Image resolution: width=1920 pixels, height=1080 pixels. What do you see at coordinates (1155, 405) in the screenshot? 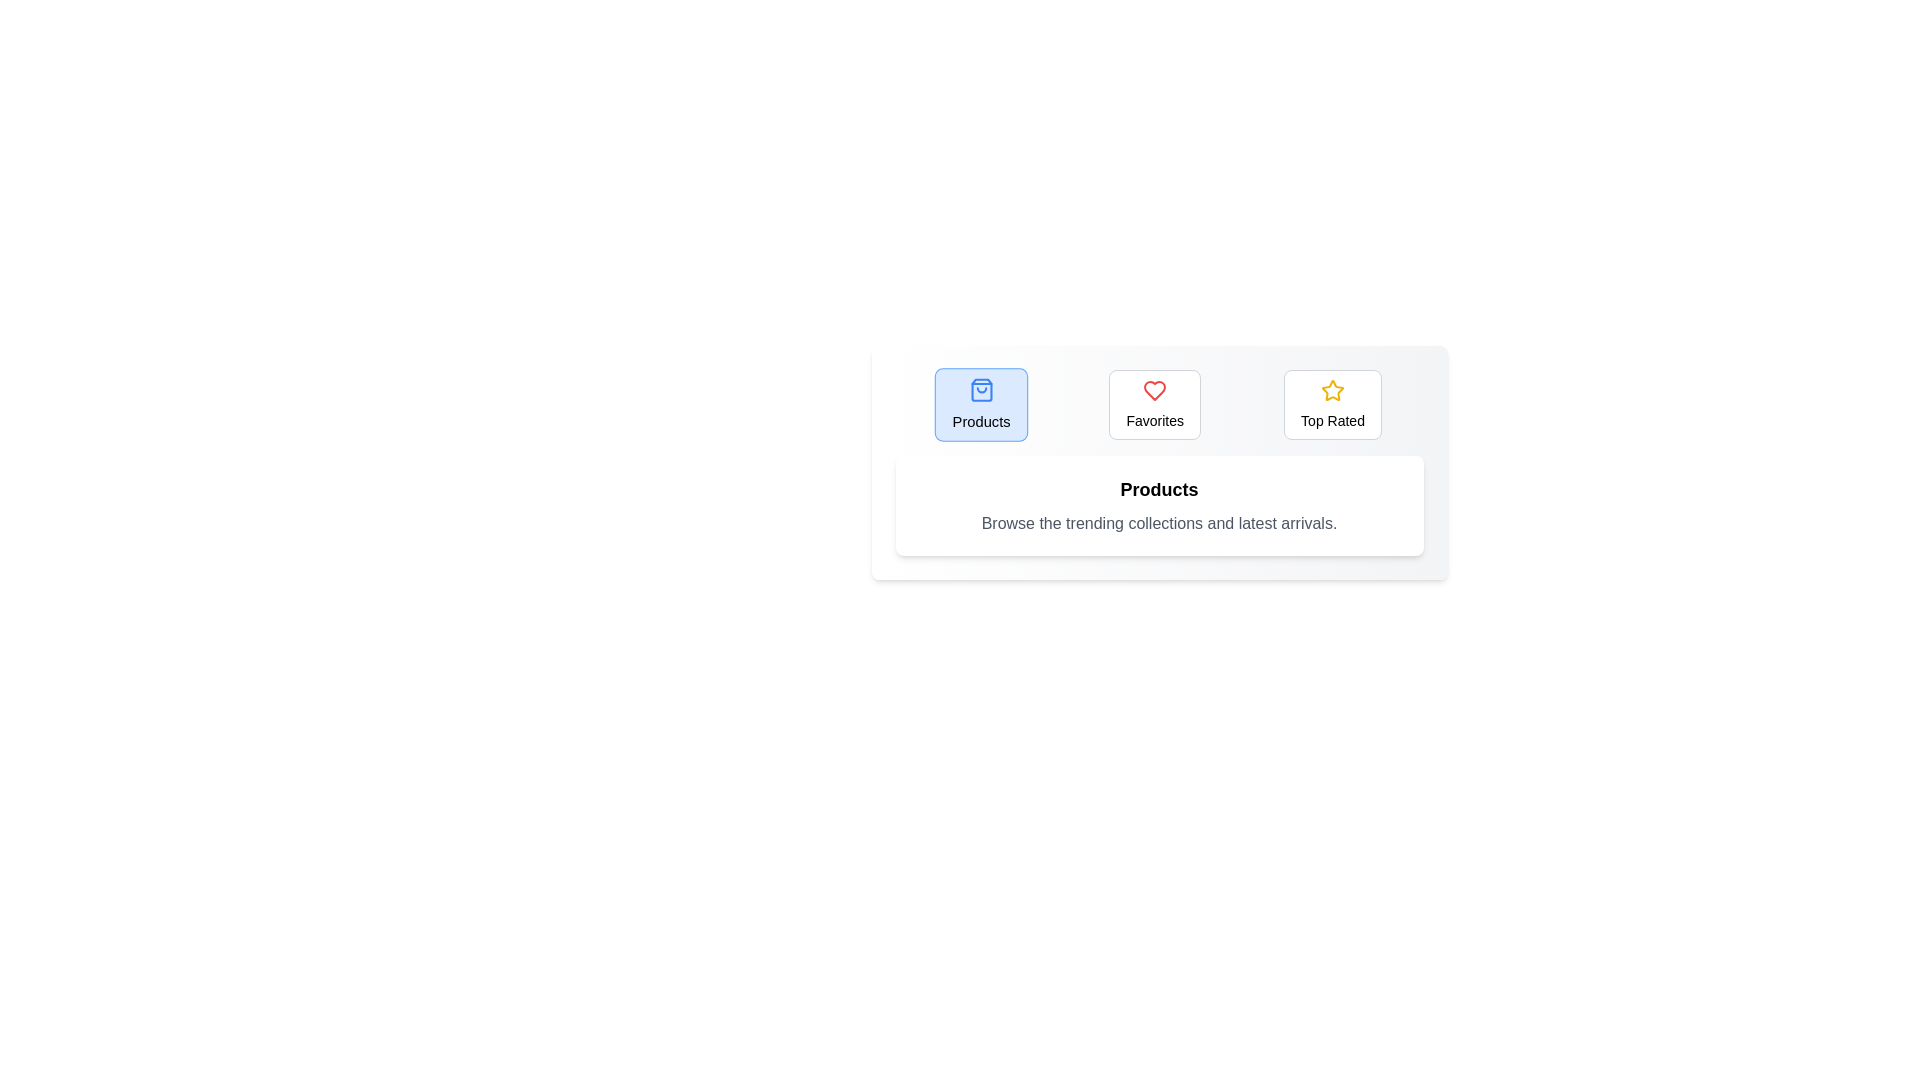
I see `the Favorites tab` at bounding box center [1155, 405].